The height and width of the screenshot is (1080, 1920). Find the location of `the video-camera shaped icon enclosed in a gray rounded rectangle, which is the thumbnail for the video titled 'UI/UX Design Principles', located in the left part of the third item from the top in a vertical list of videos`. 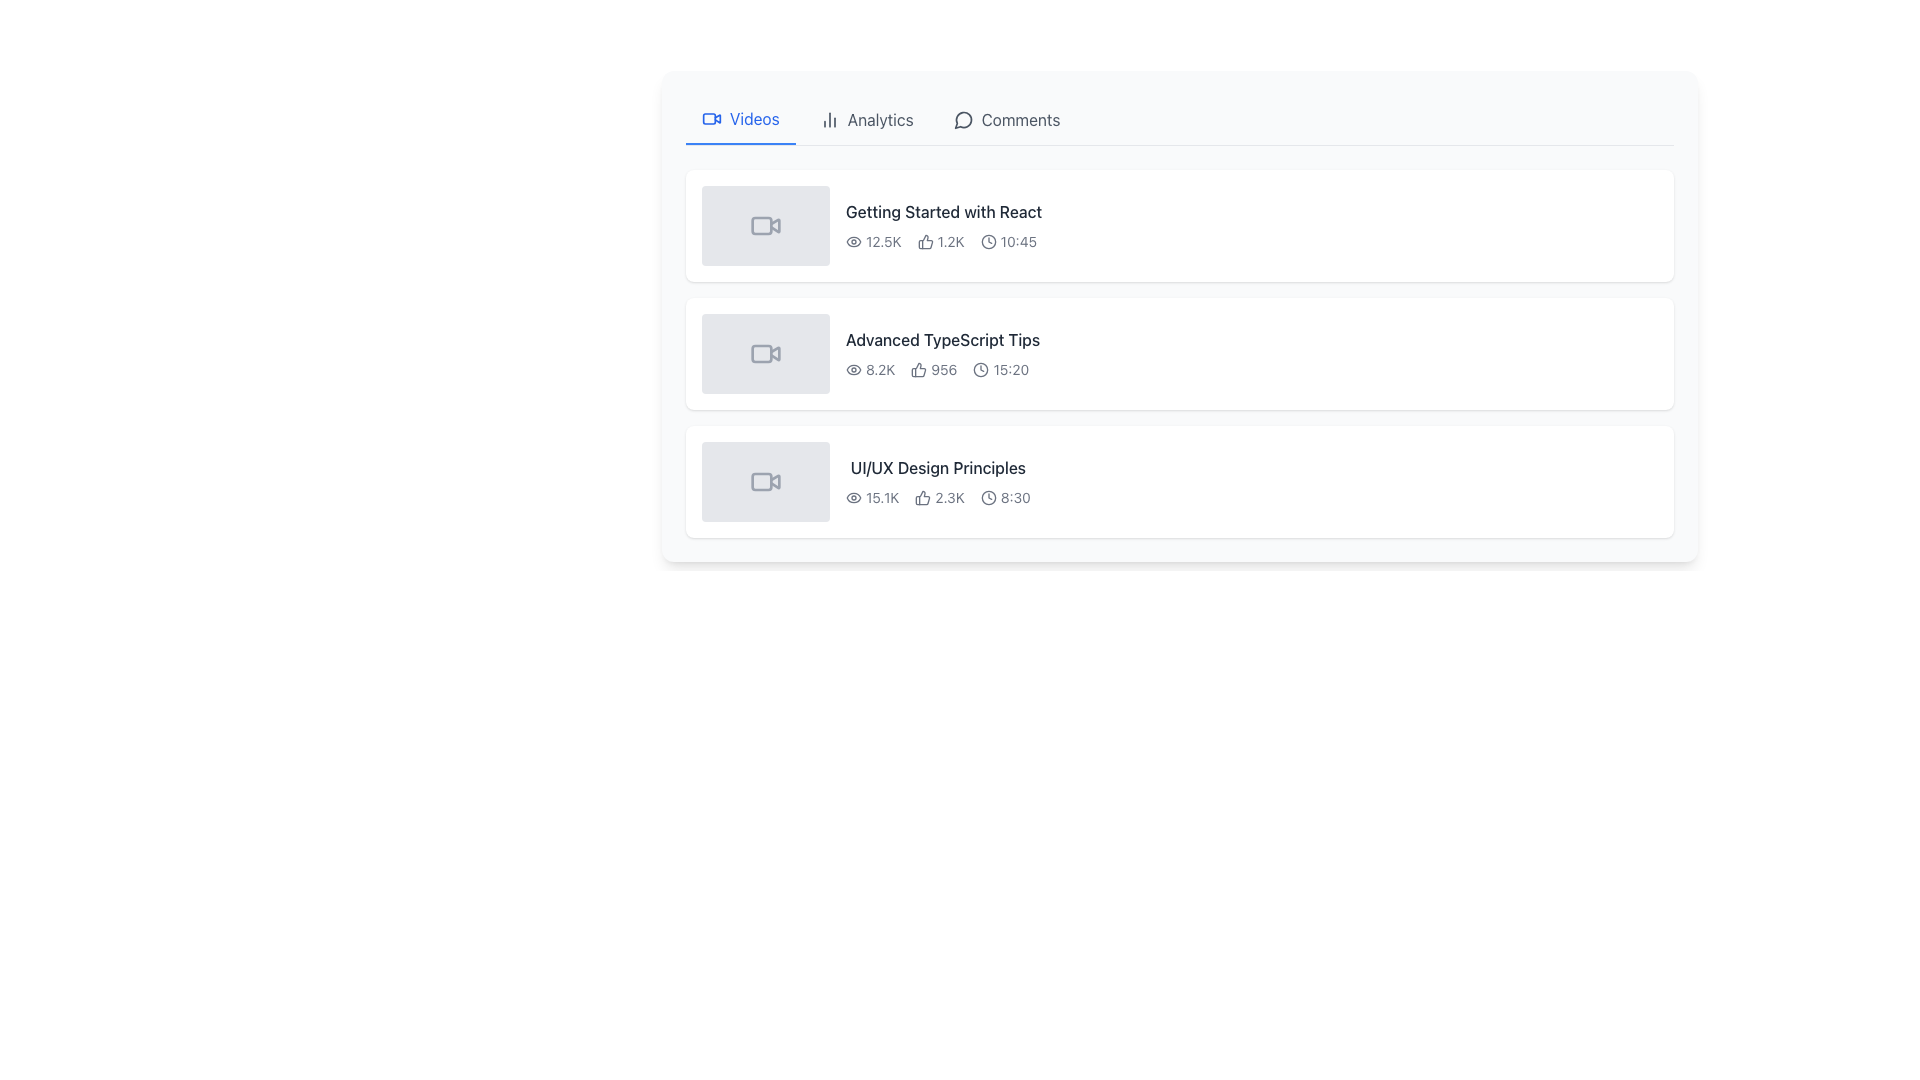

the video-camera shaped icon enclosed in a gray rounded rectangle, which is the thumbnail for the video titled 'UI/UX Design Principles', located in the left part of the third item from the top in a vertical list of videos is located at coordinates (765, 482).